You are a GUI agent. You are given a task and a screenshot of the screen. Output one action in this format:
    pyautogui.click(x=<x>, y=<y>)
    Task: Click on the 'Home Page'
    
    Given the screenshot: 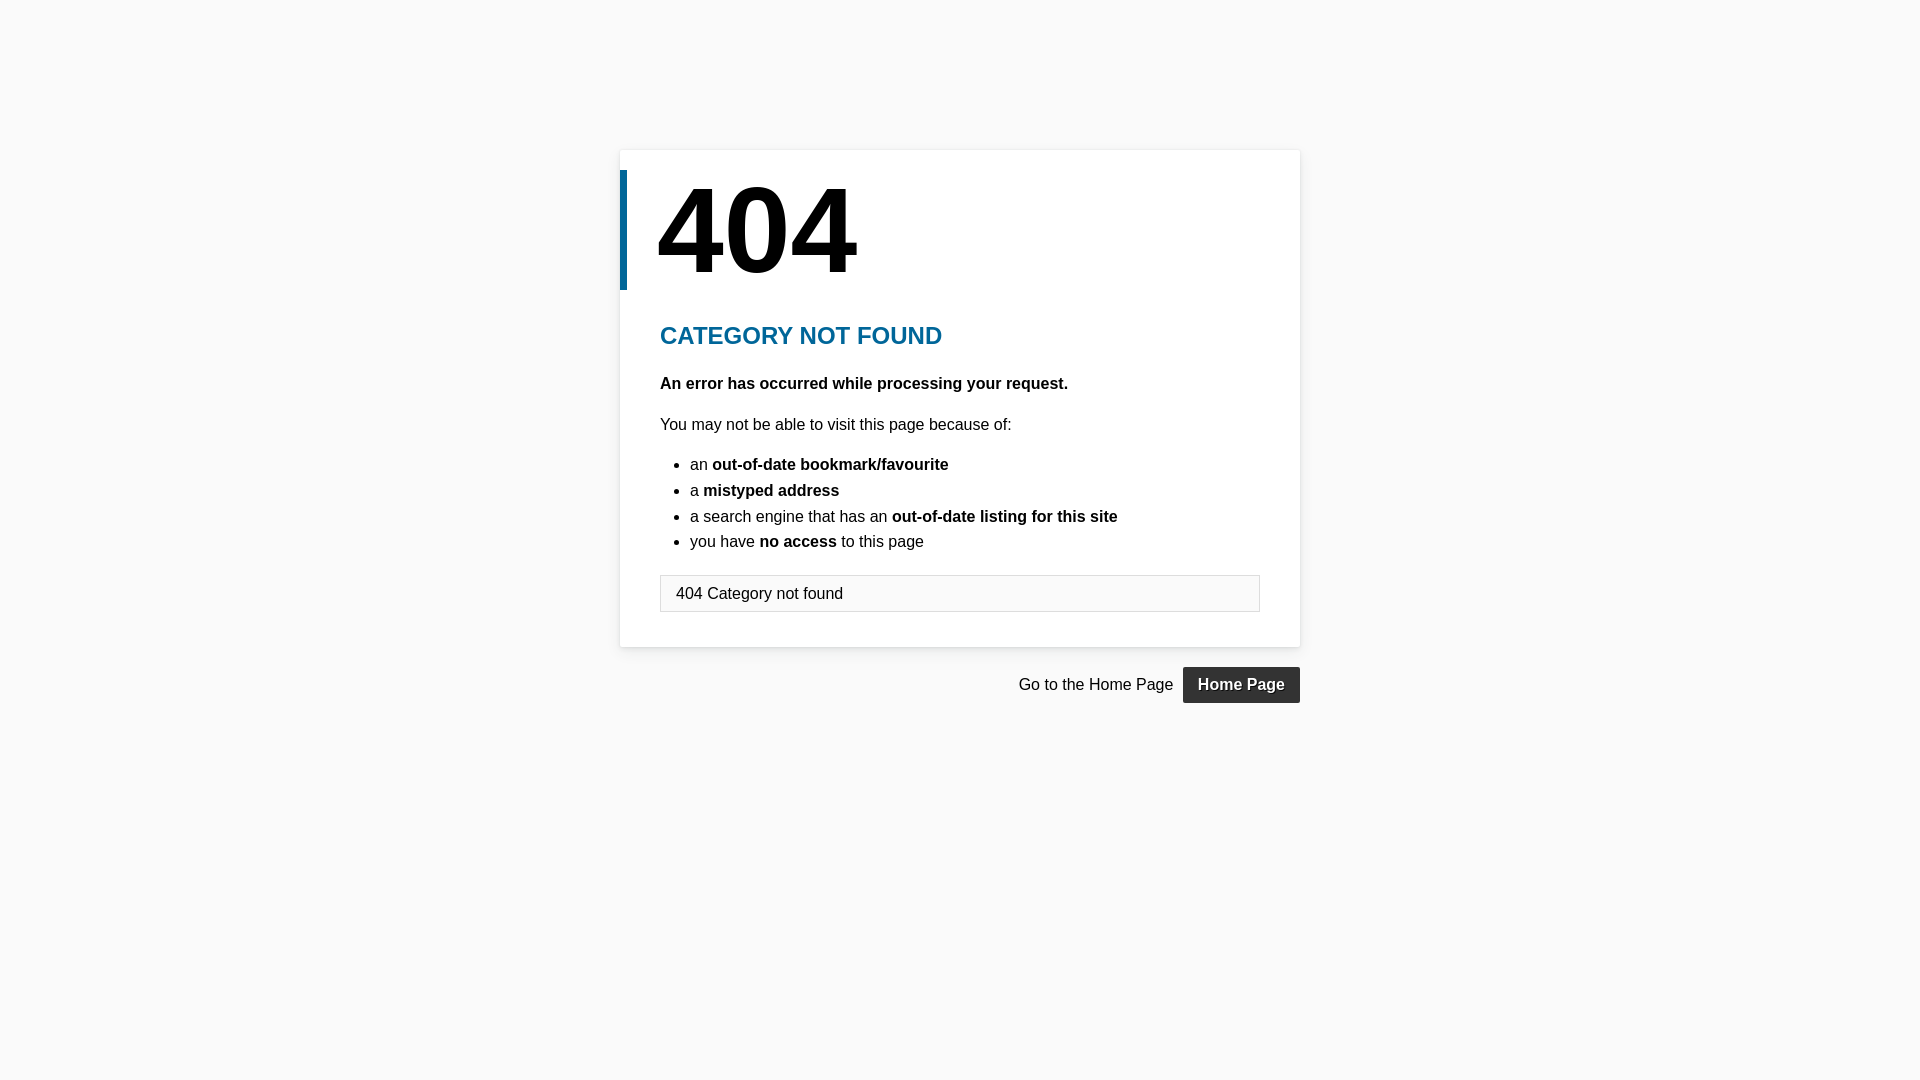 What is the action you would take?
    pyautogui.click(x=1240, y=684)
    